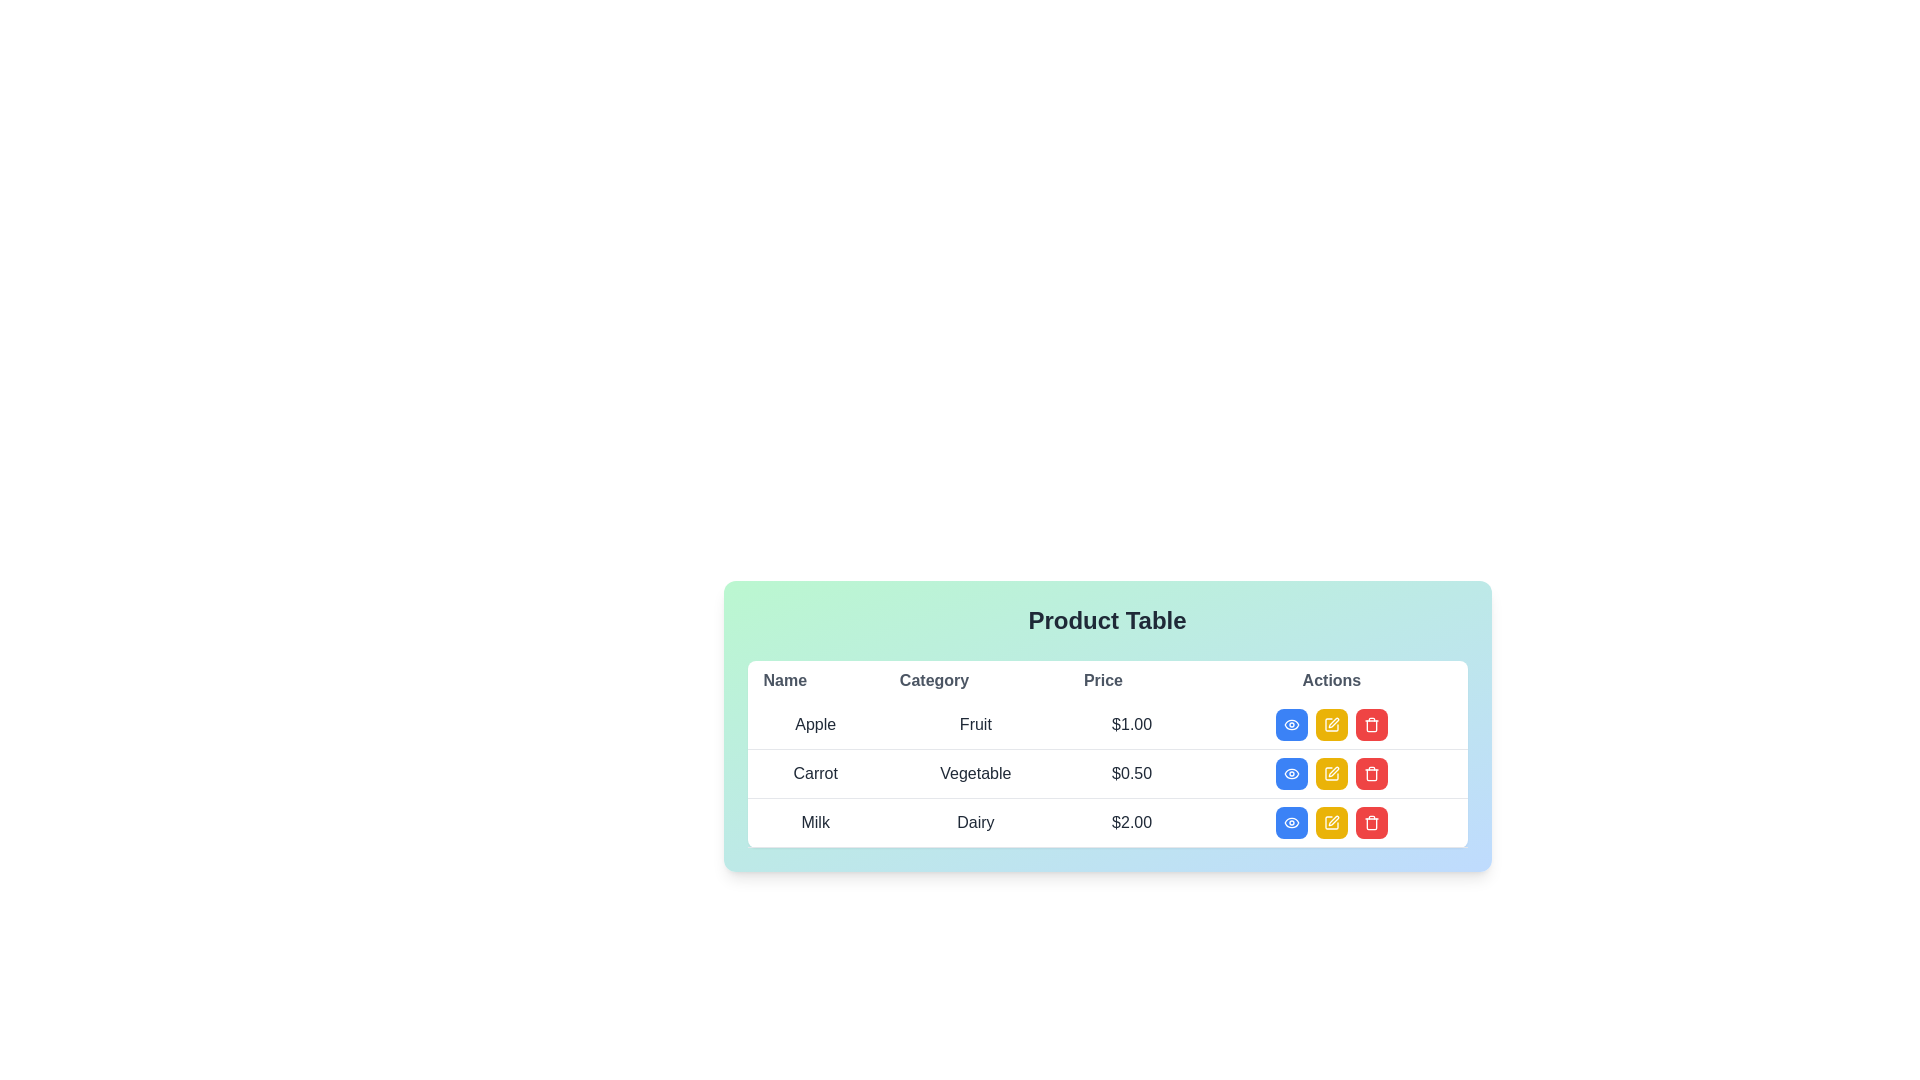 The image size is (1920, 1080). I want to click on text label that identifies the product name 'Apple' in the first data row of the product table, located in the 'Name' column, so click(815, 725).